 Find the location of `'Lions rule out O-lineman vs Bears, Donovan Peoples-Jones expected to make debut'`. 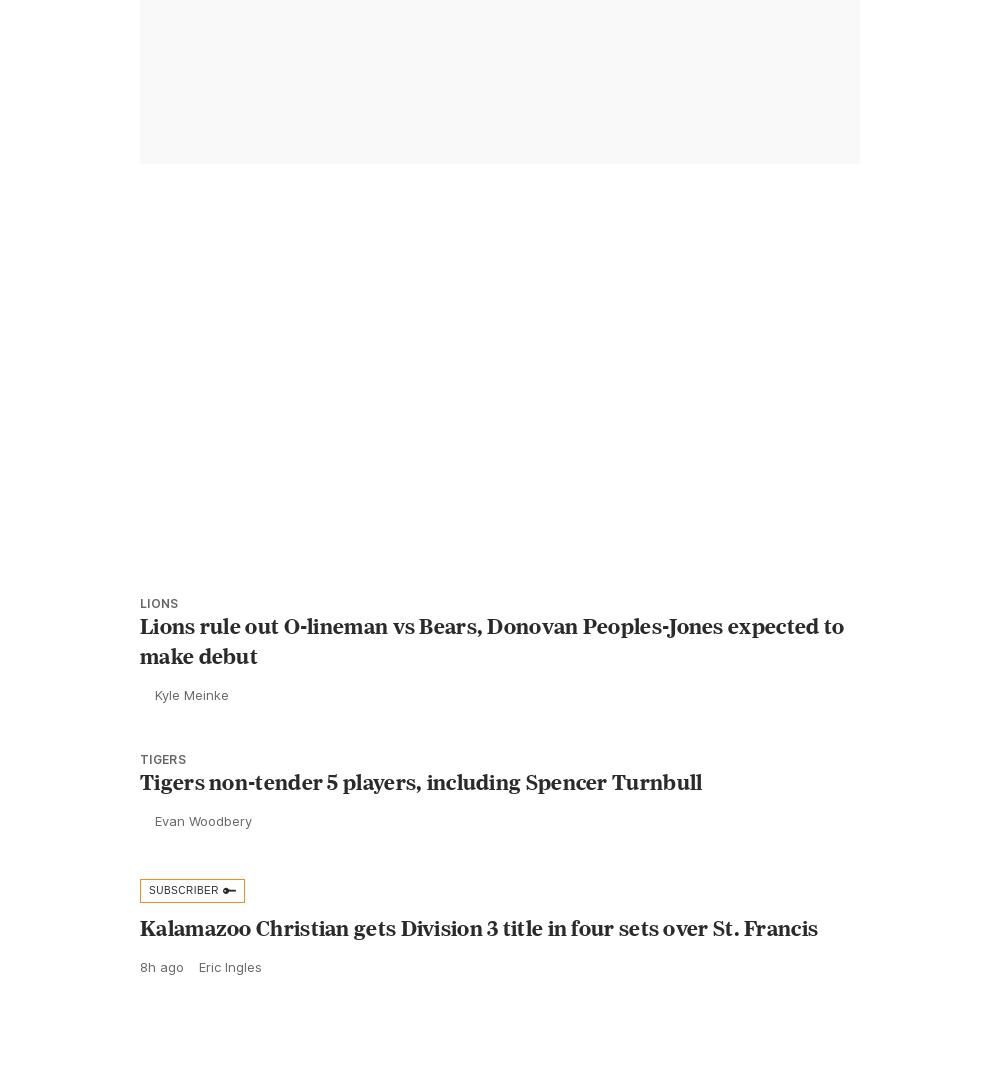

'Lions rule out O-lineman vs Bears, Donovan Peoples-Jones expected to make debut' is located at coordinates (491, 684).